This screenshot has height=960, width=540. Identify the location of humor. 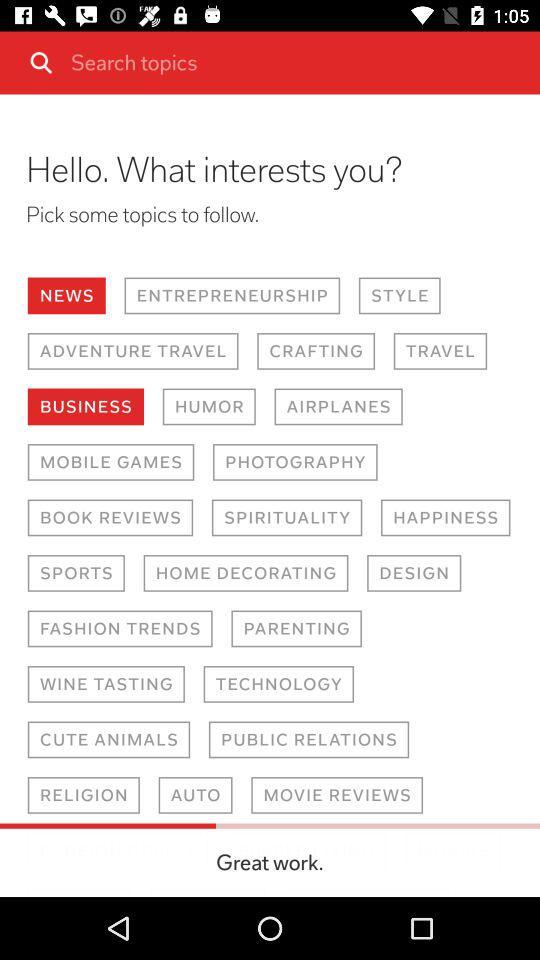
(208, 406).